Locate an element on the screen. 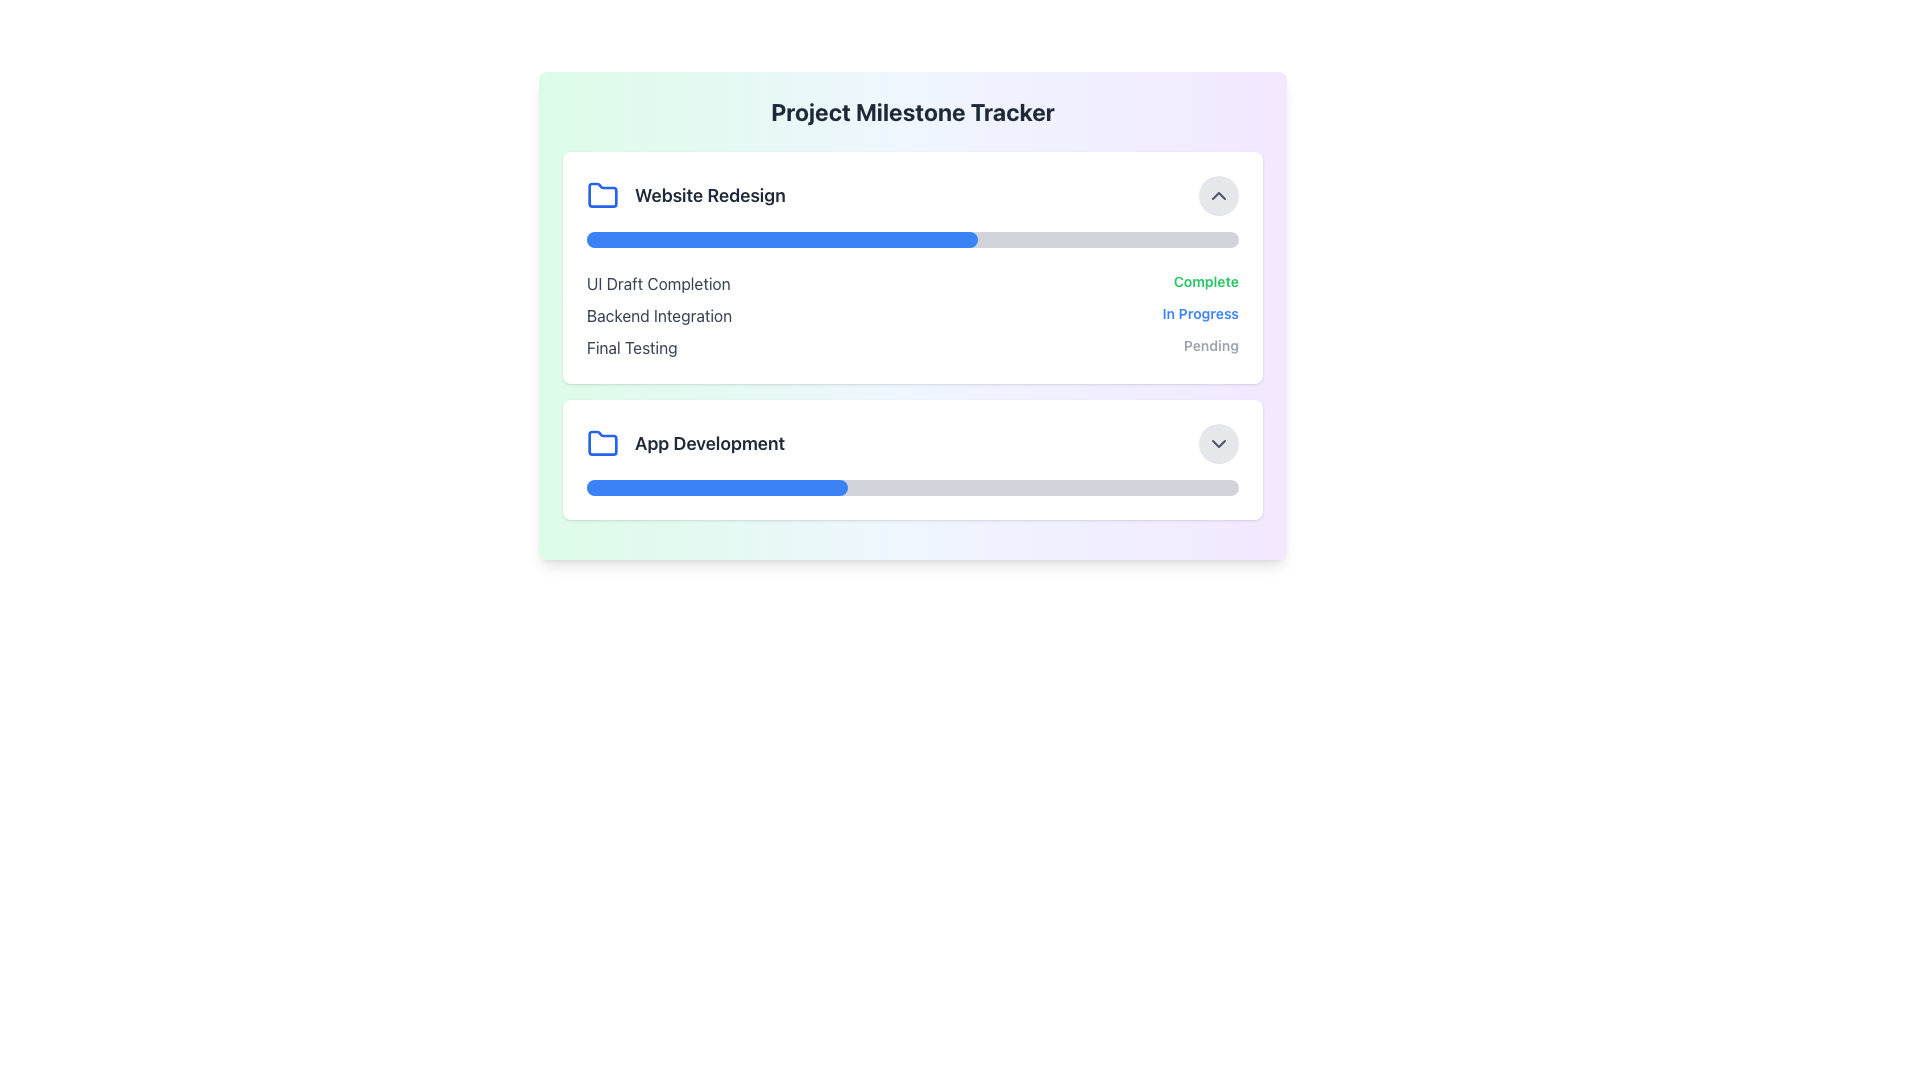 The width and height of the screenshot is (1920, 1080). the downwards chevron icon located within the circular button at the top-right corner of the 'App Development' section is located at coordinates (1218, 442).